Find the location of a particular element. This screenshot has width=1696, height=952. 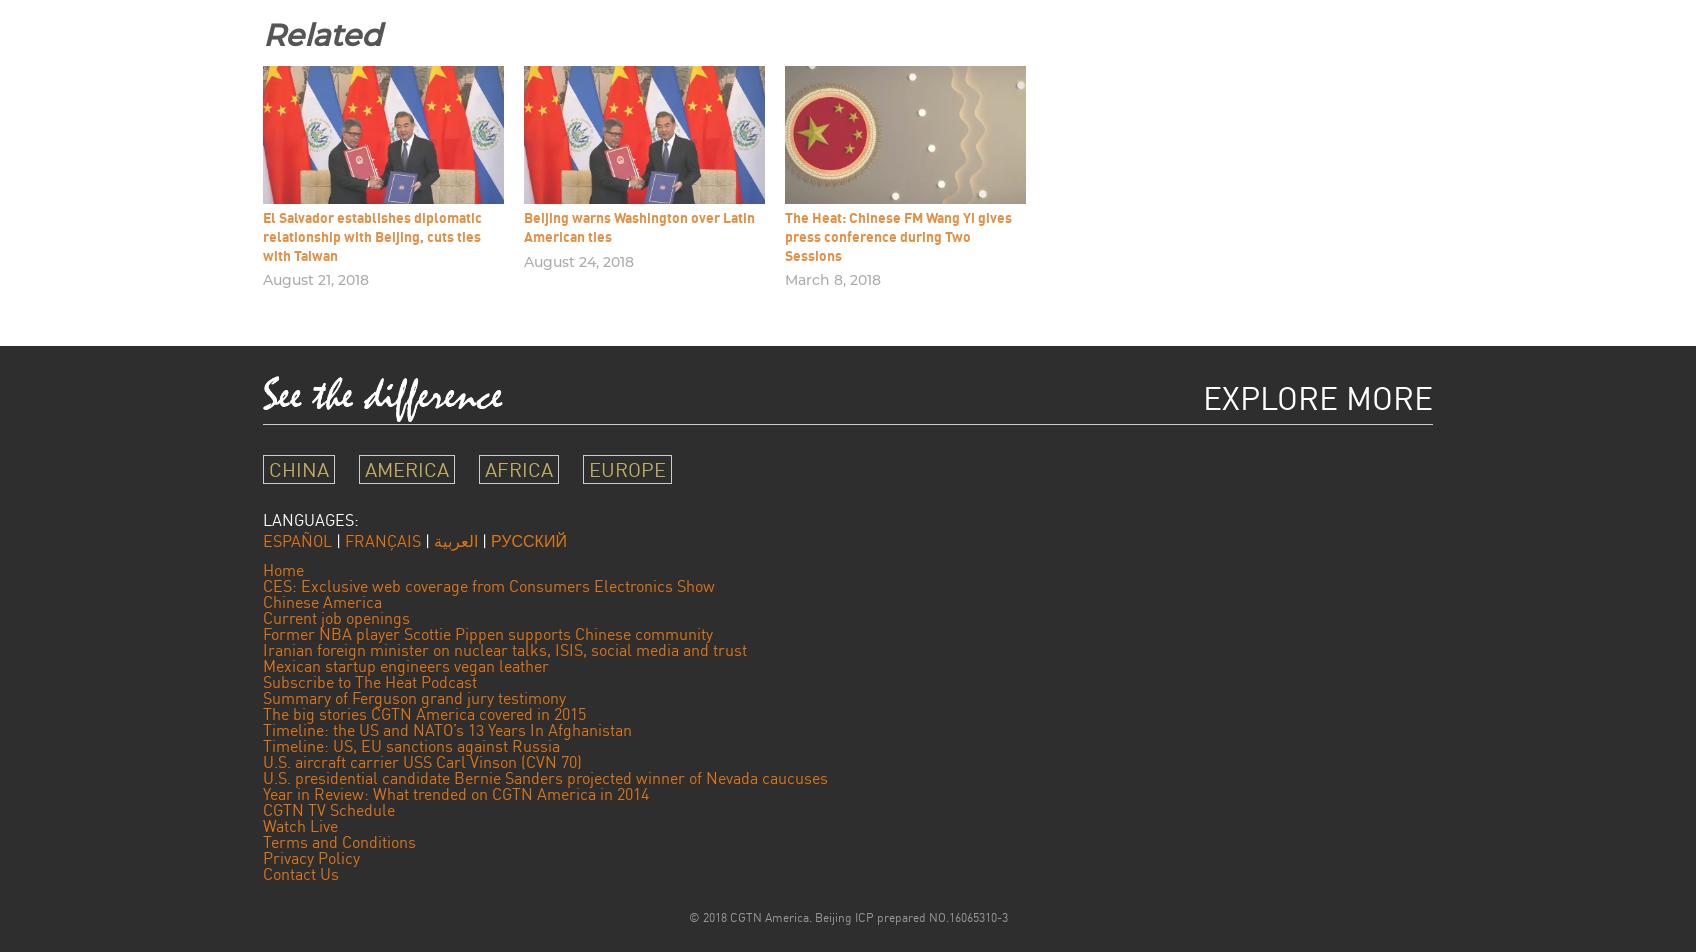

'Iranian foreign minister on nuclear talks, ISIS, social media and trust' is located at coordinates (262, 648).